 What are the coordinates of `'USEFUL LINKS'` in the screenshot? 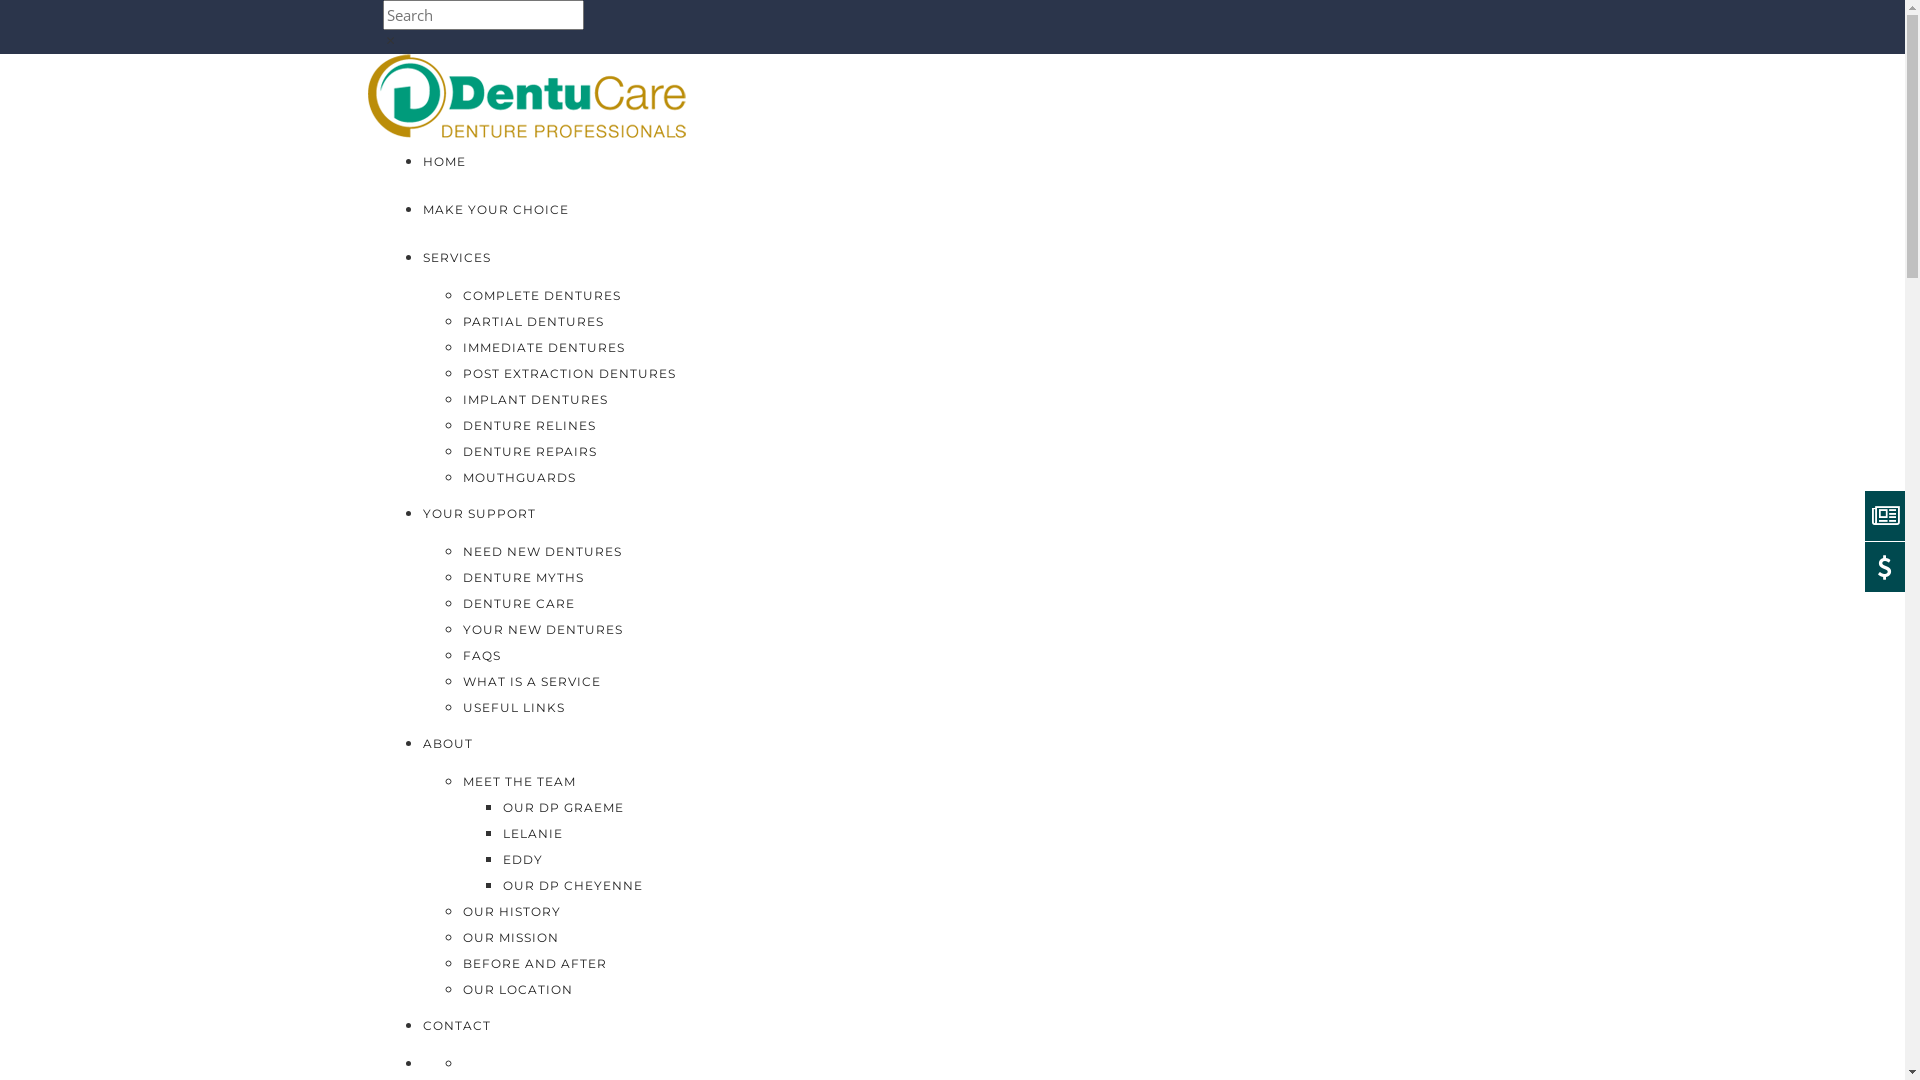 It's located at (513, 706).